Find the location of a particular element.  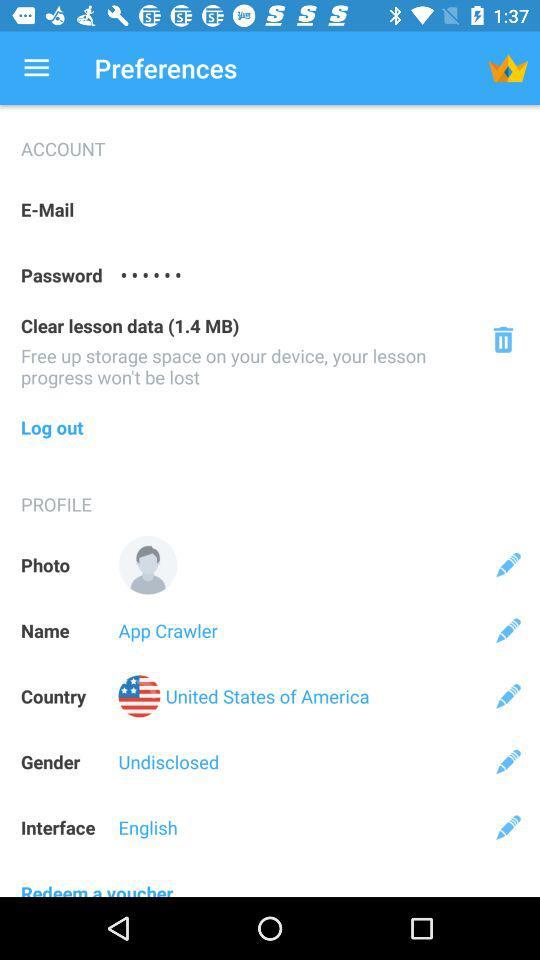

edit name is located at coordinates (508, 629).